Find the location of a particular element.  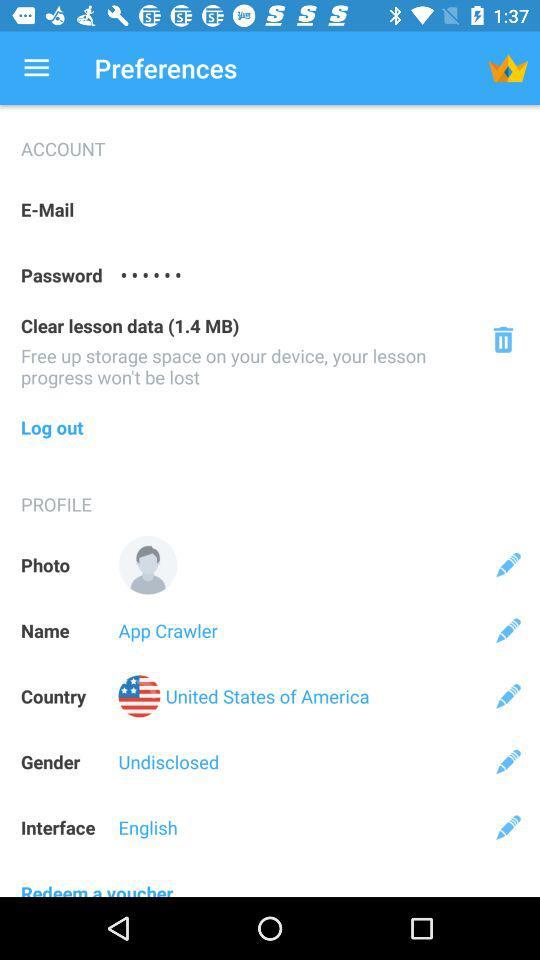

edit name is located at coordinates (508, 629).